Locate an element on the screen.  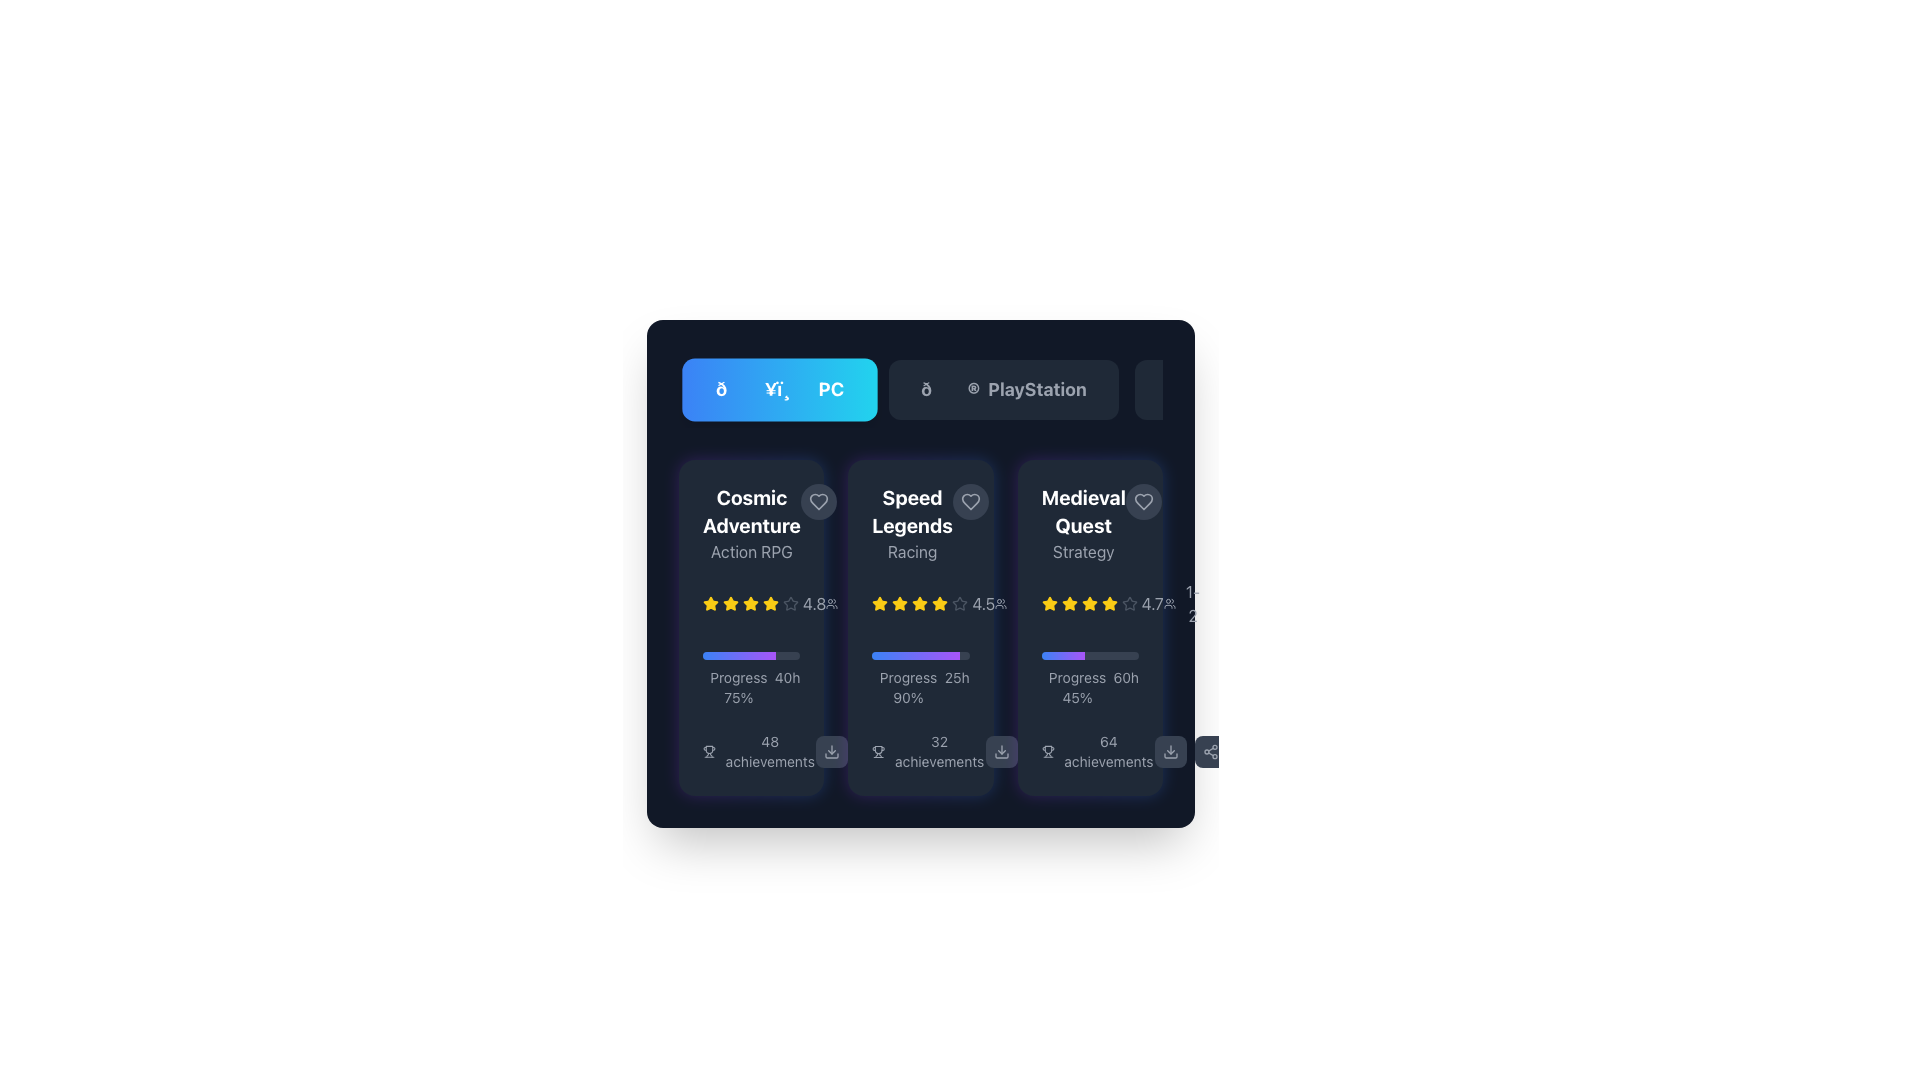
the download button located at the bottom-right corner of the 'Medieval Quest' card is located at coordinates (1170, 752).